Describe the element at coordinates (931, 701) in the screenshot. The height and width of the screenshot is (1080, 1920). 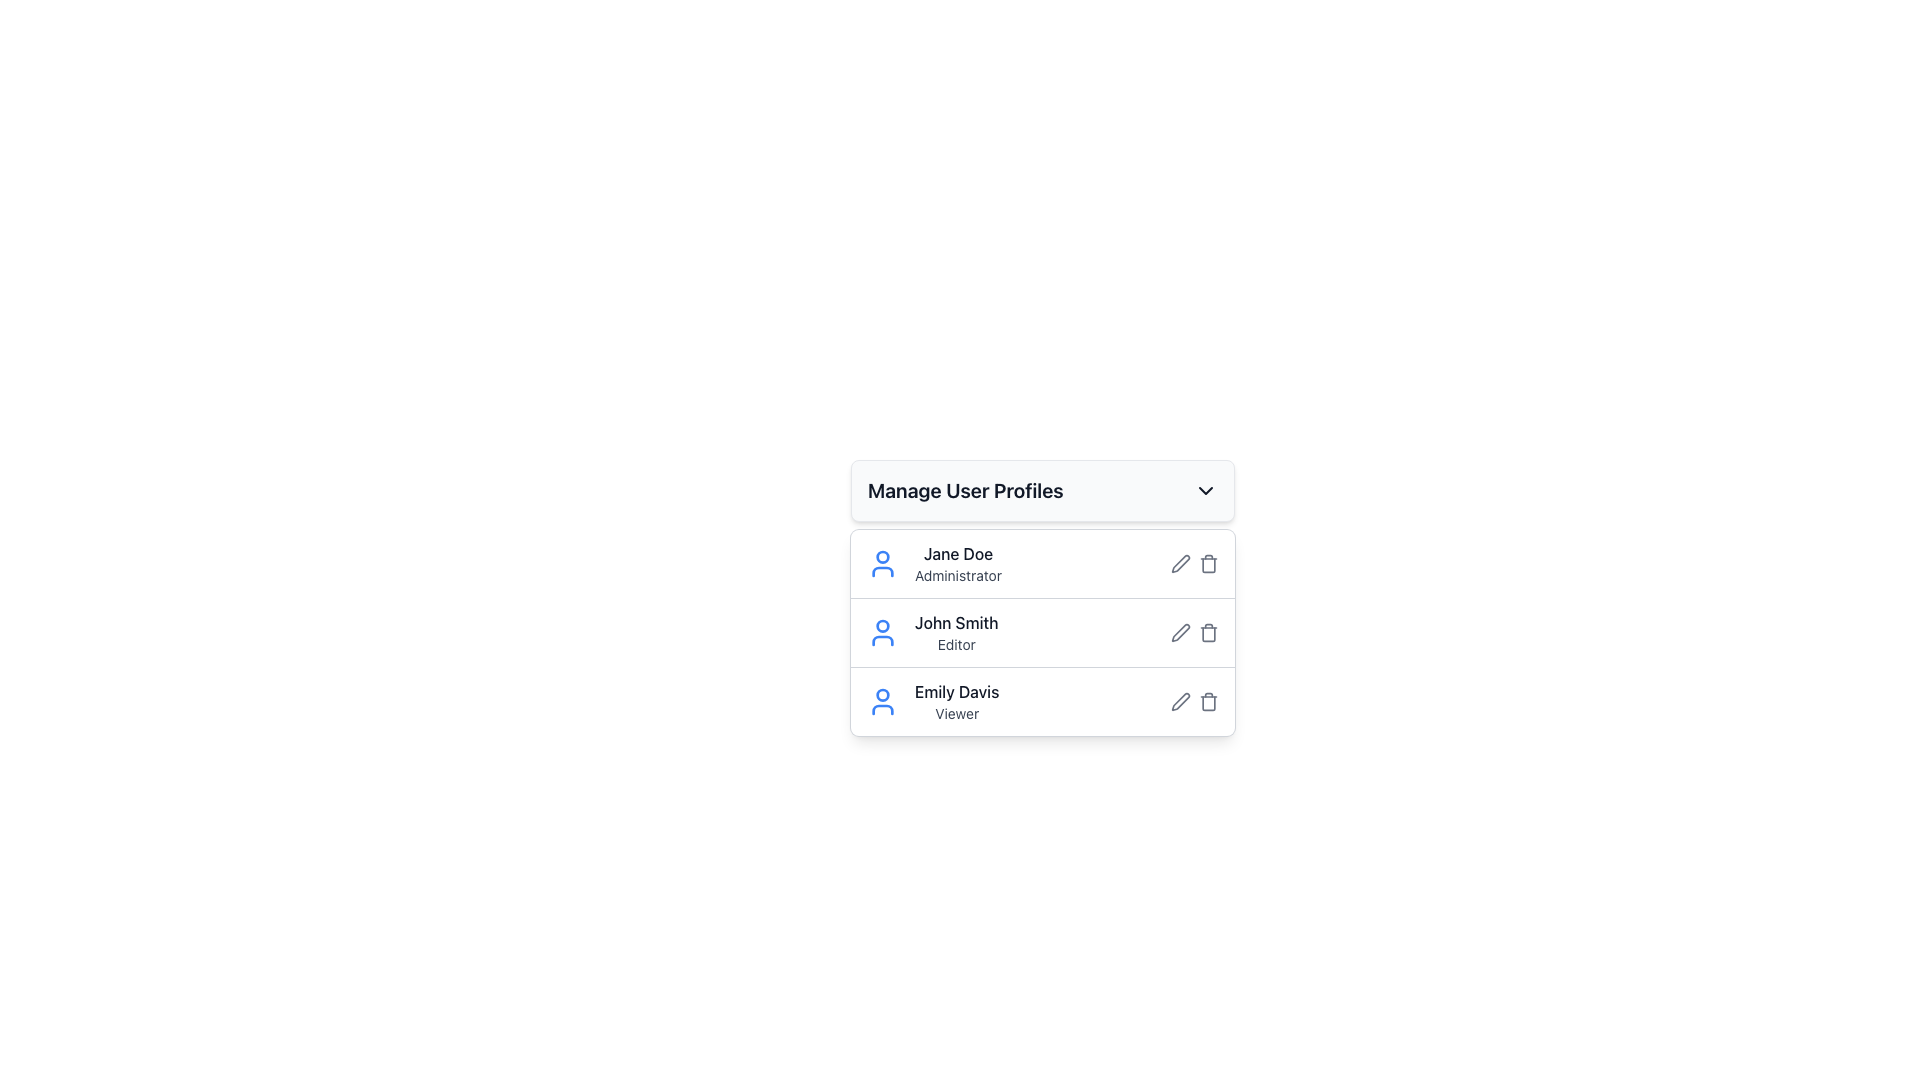
I see `on the Composite User Profile Badge representing 'Emily Davis - Viewer'` at that location.